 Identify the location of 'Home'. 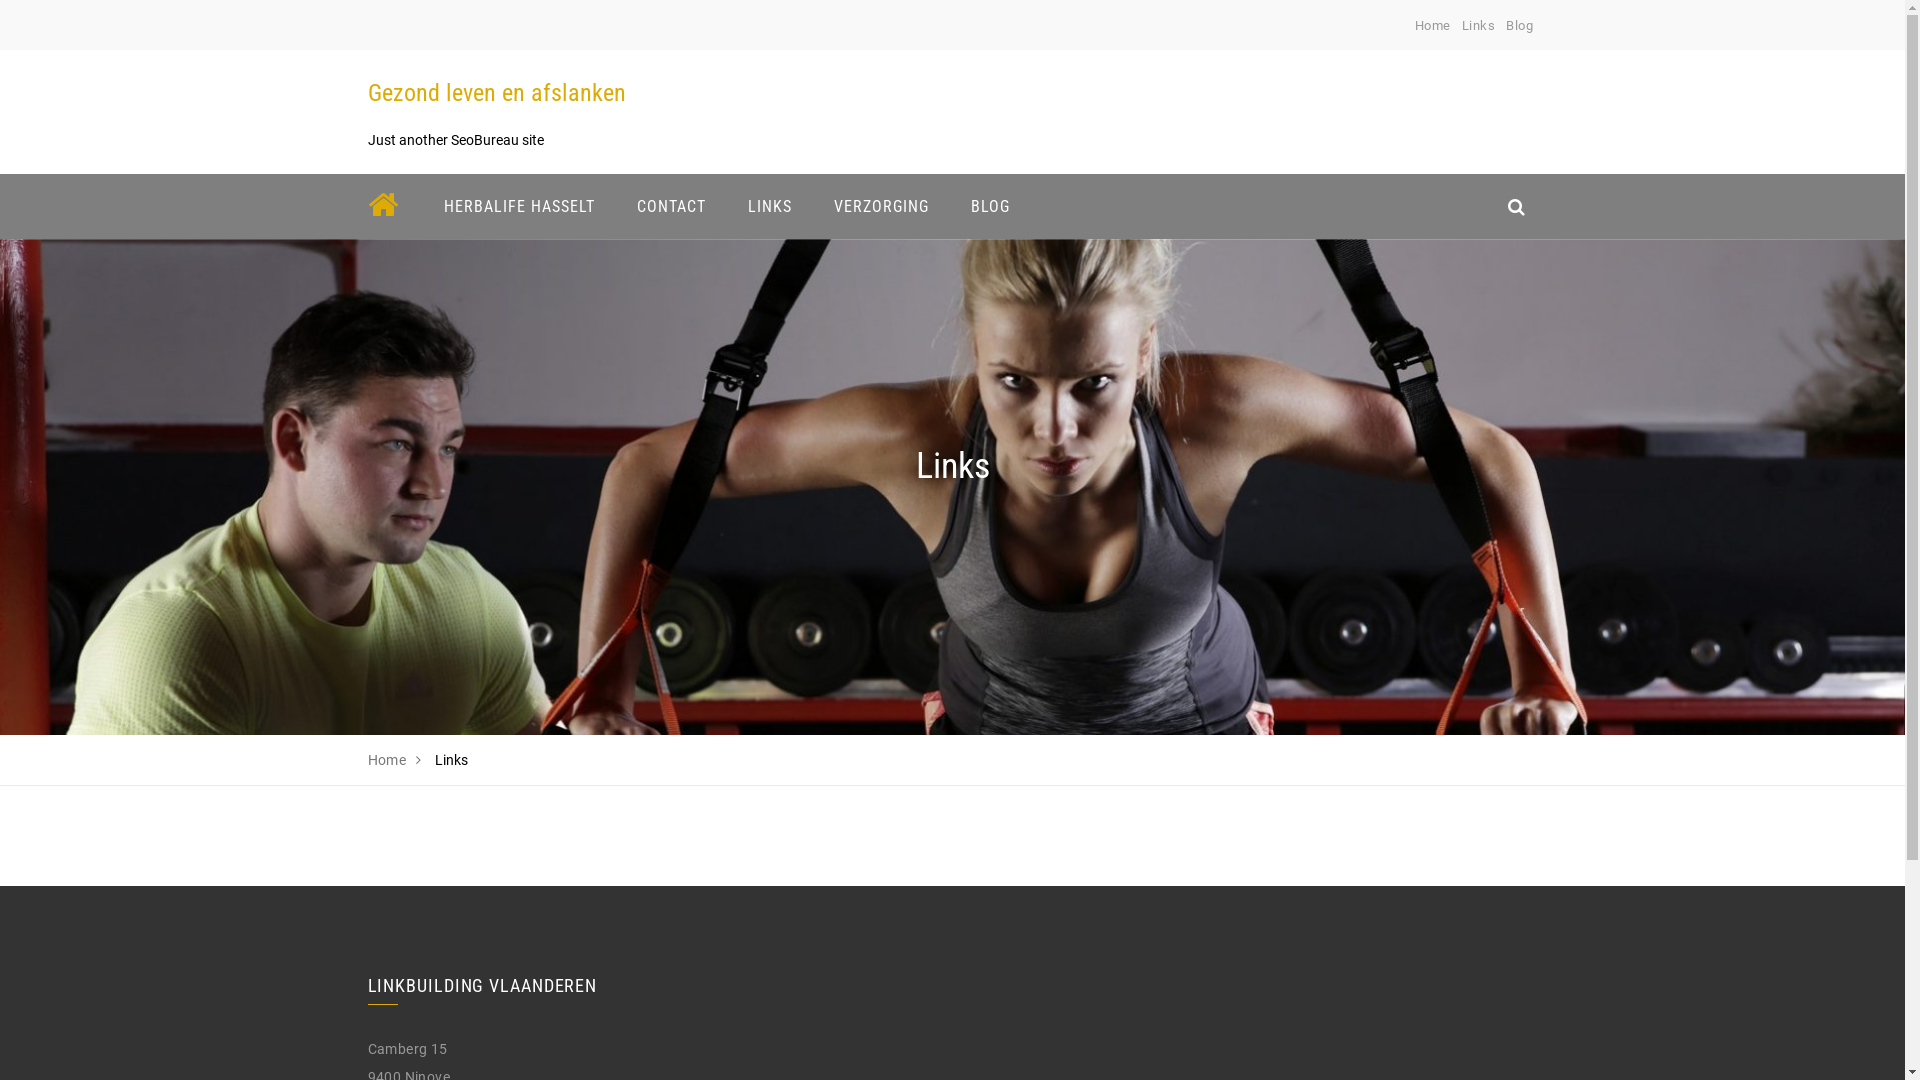
(1414, 25).